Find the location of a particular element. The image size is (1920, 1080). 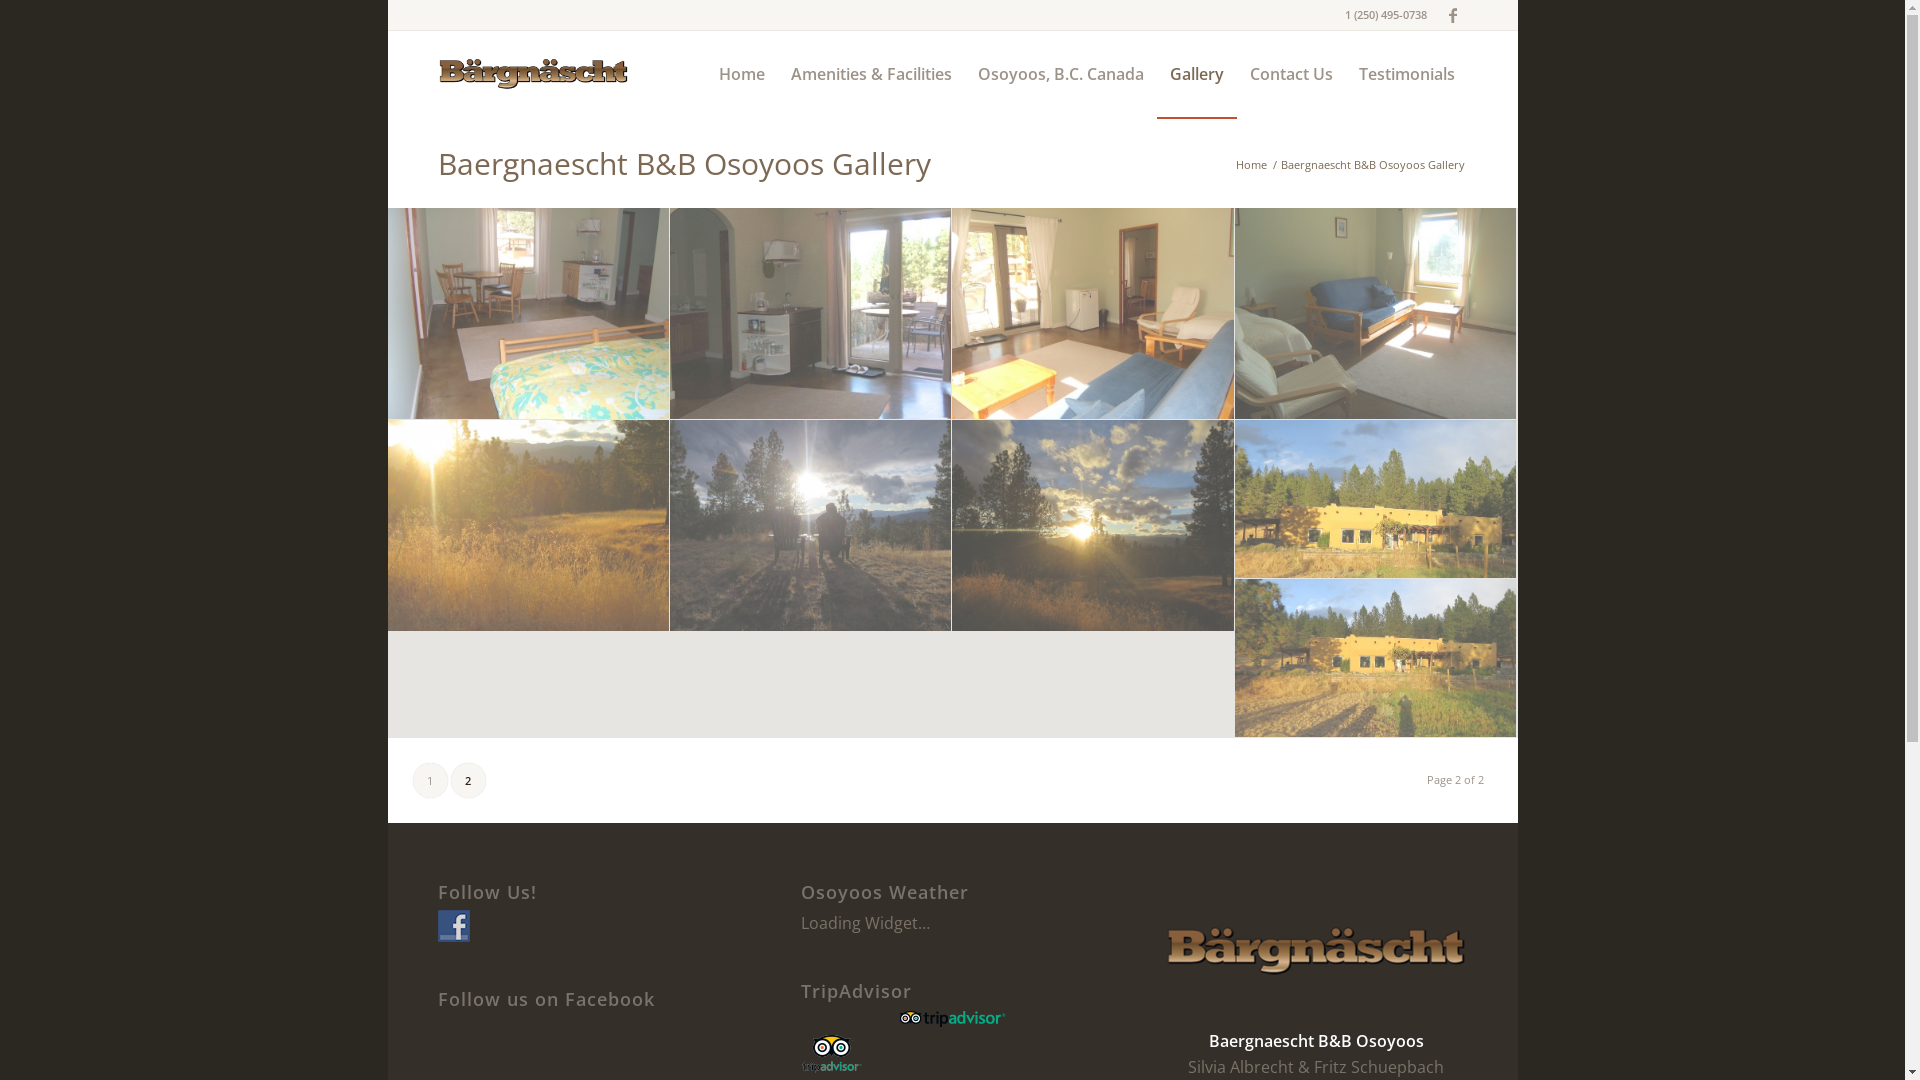

'Testimonials' is located at coordinates (1405, 72).